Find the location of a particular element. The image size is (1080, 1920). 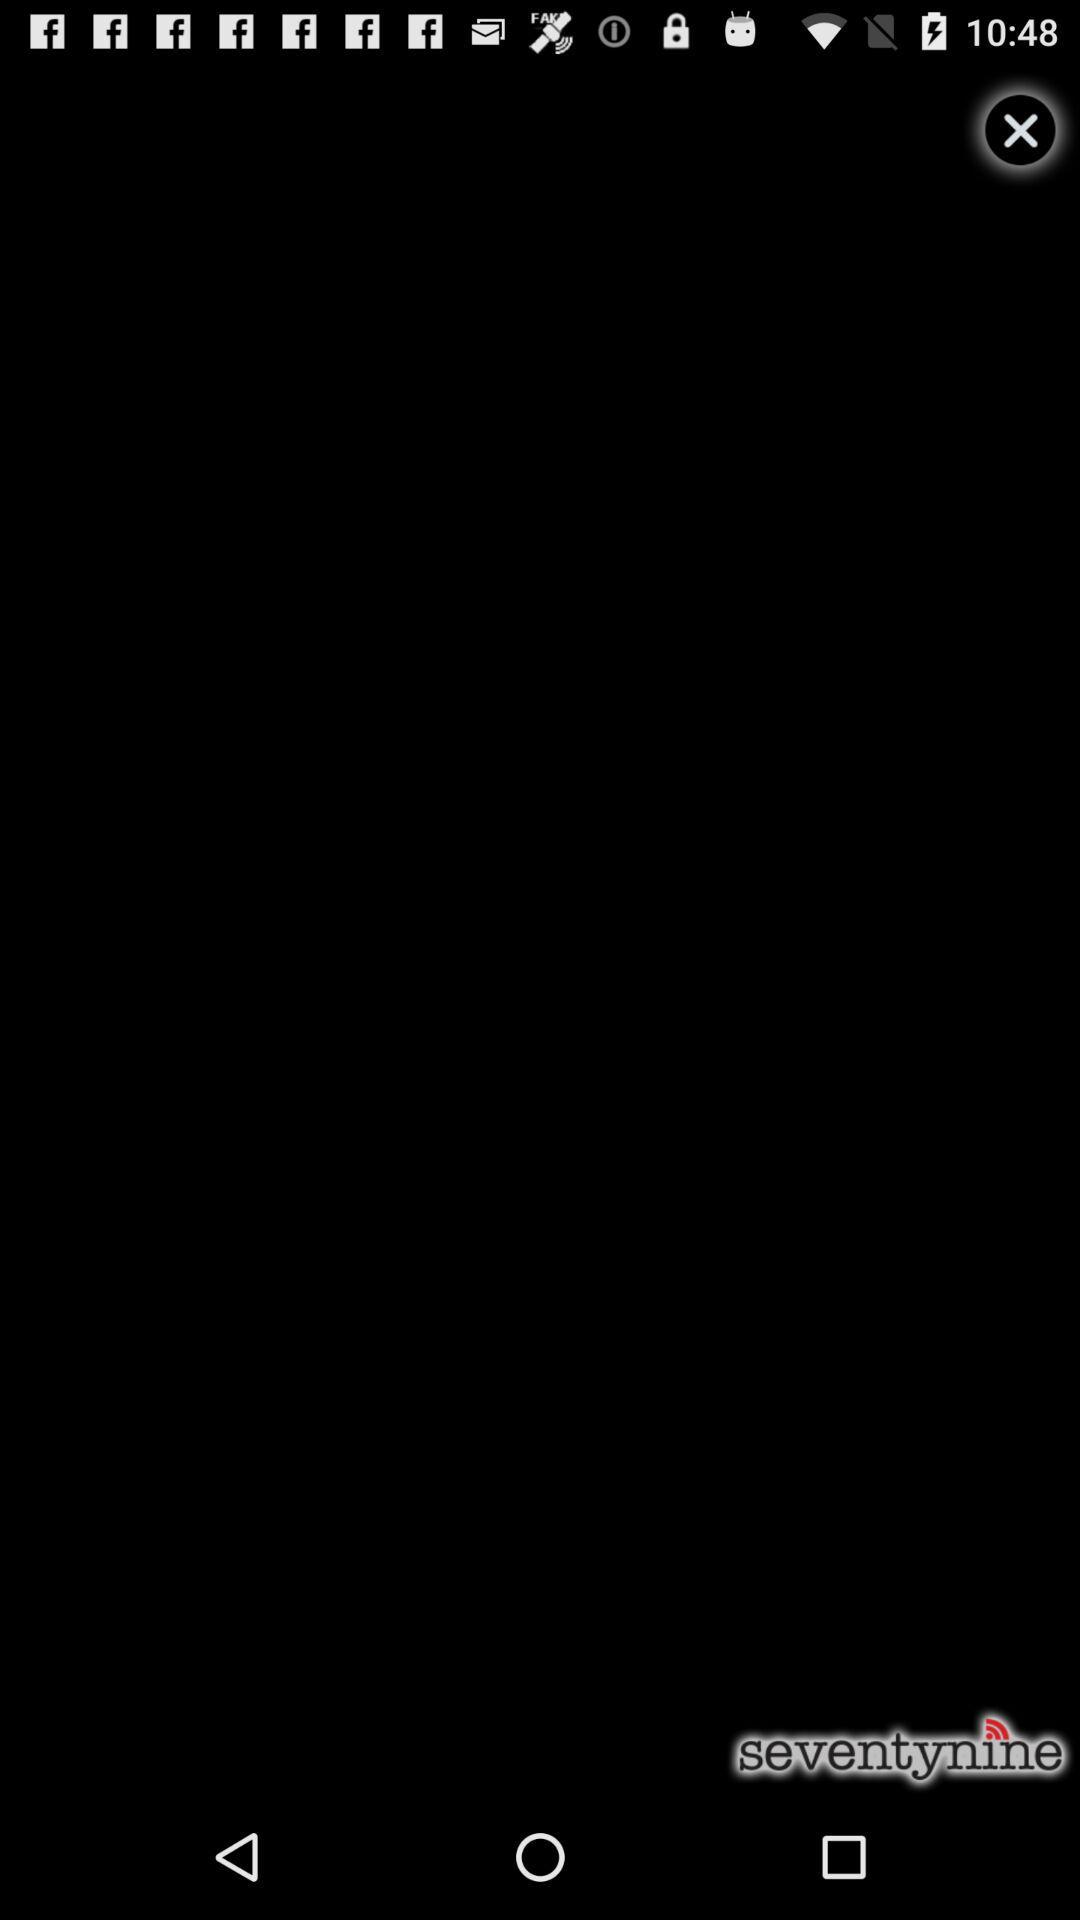

this is located at coordinates (1020, 129).